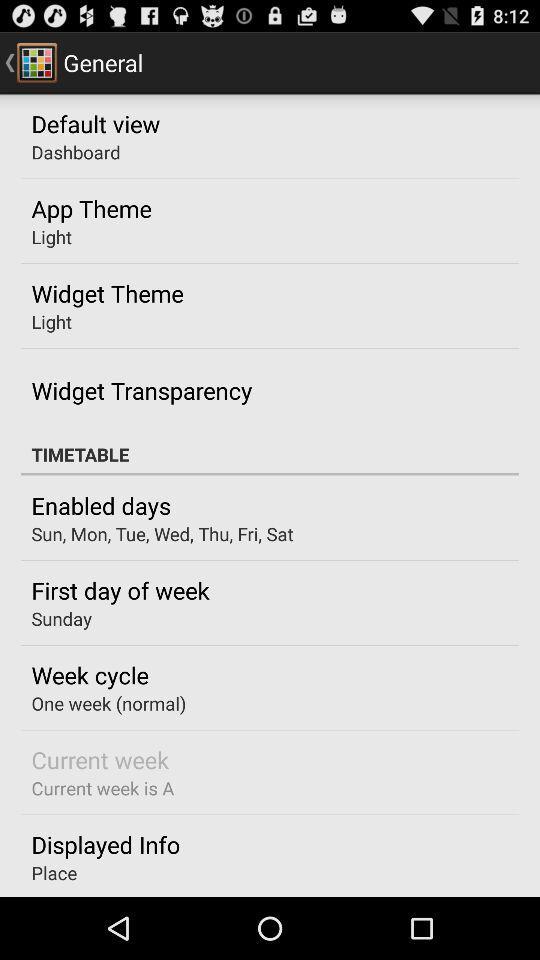  What do you see at coordinates (90, 208) in the screenshot?
I see `app theme icon` at bounding box center [90, 208].